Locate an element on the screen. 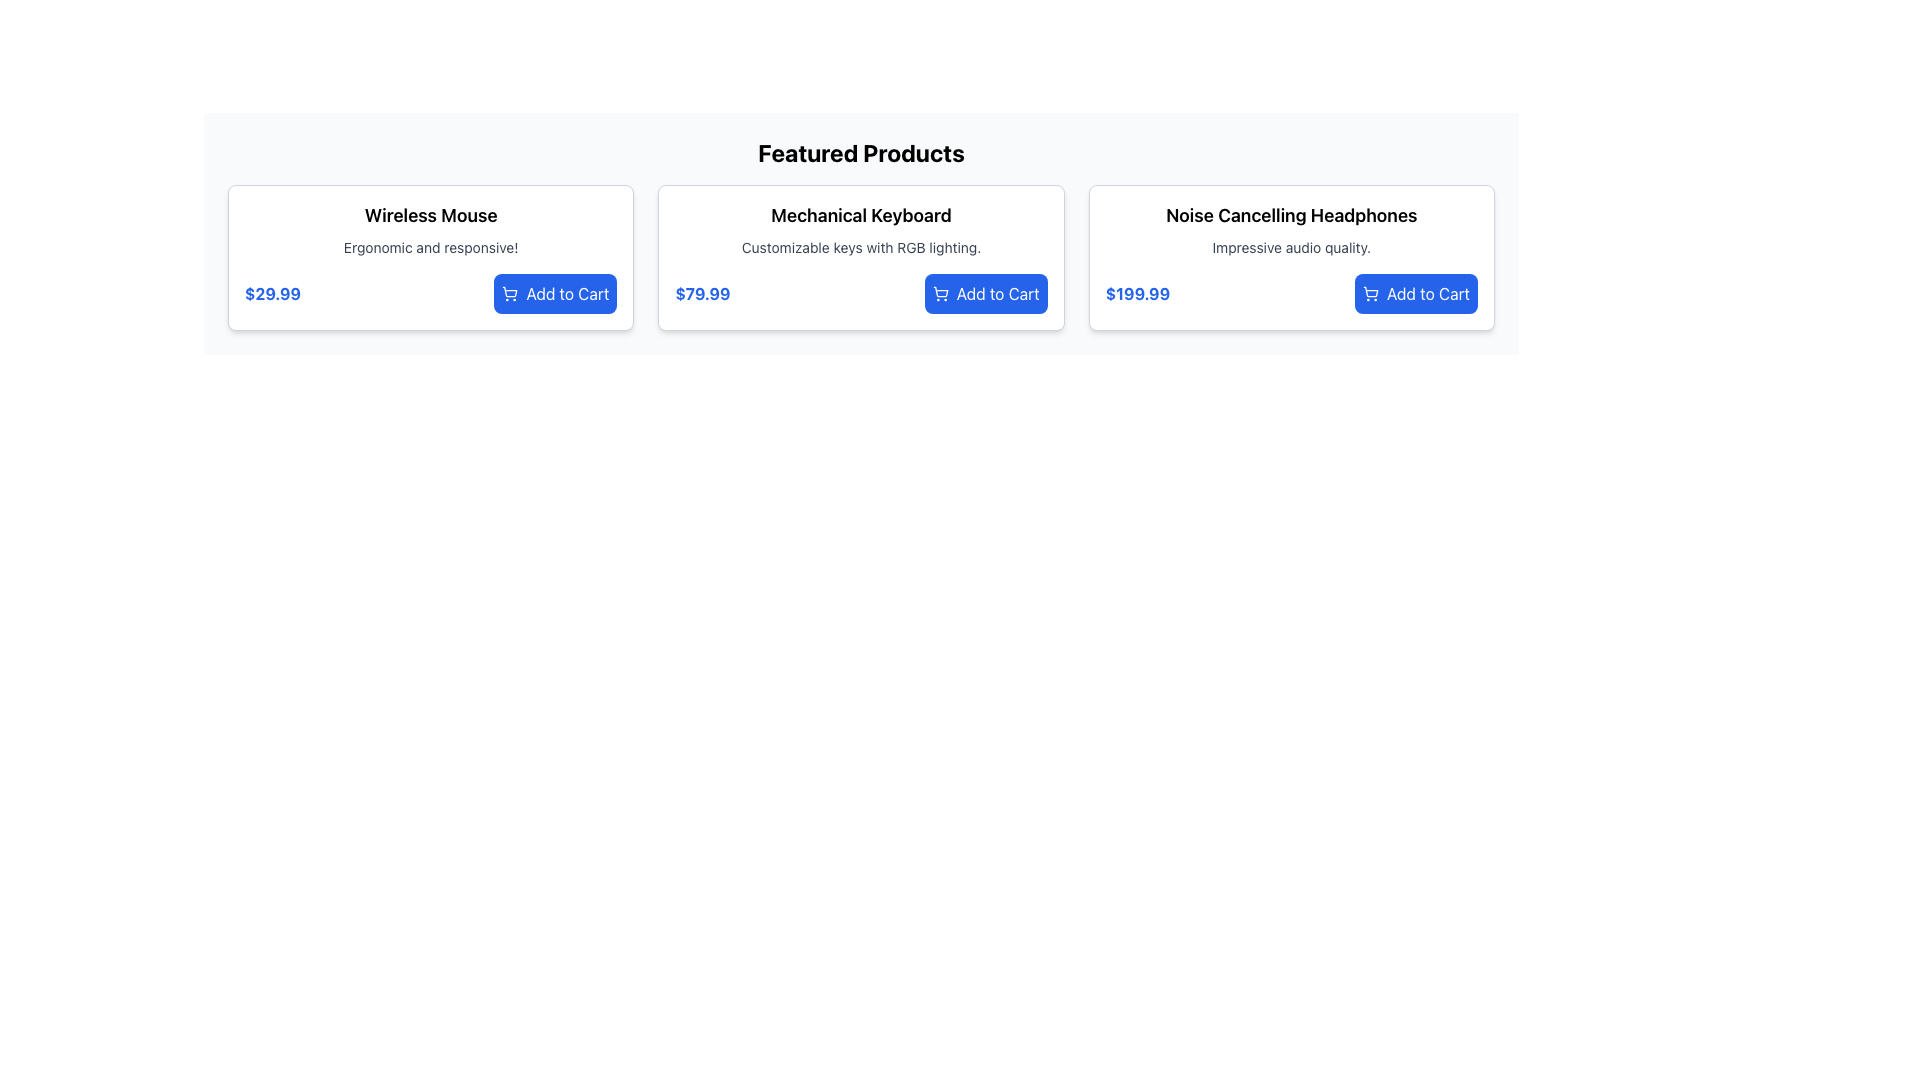  the 'Add to Cart' button with a blue background and shopping cart icon located at the lower-right side of the product card is located at coordinates (1415, 293).